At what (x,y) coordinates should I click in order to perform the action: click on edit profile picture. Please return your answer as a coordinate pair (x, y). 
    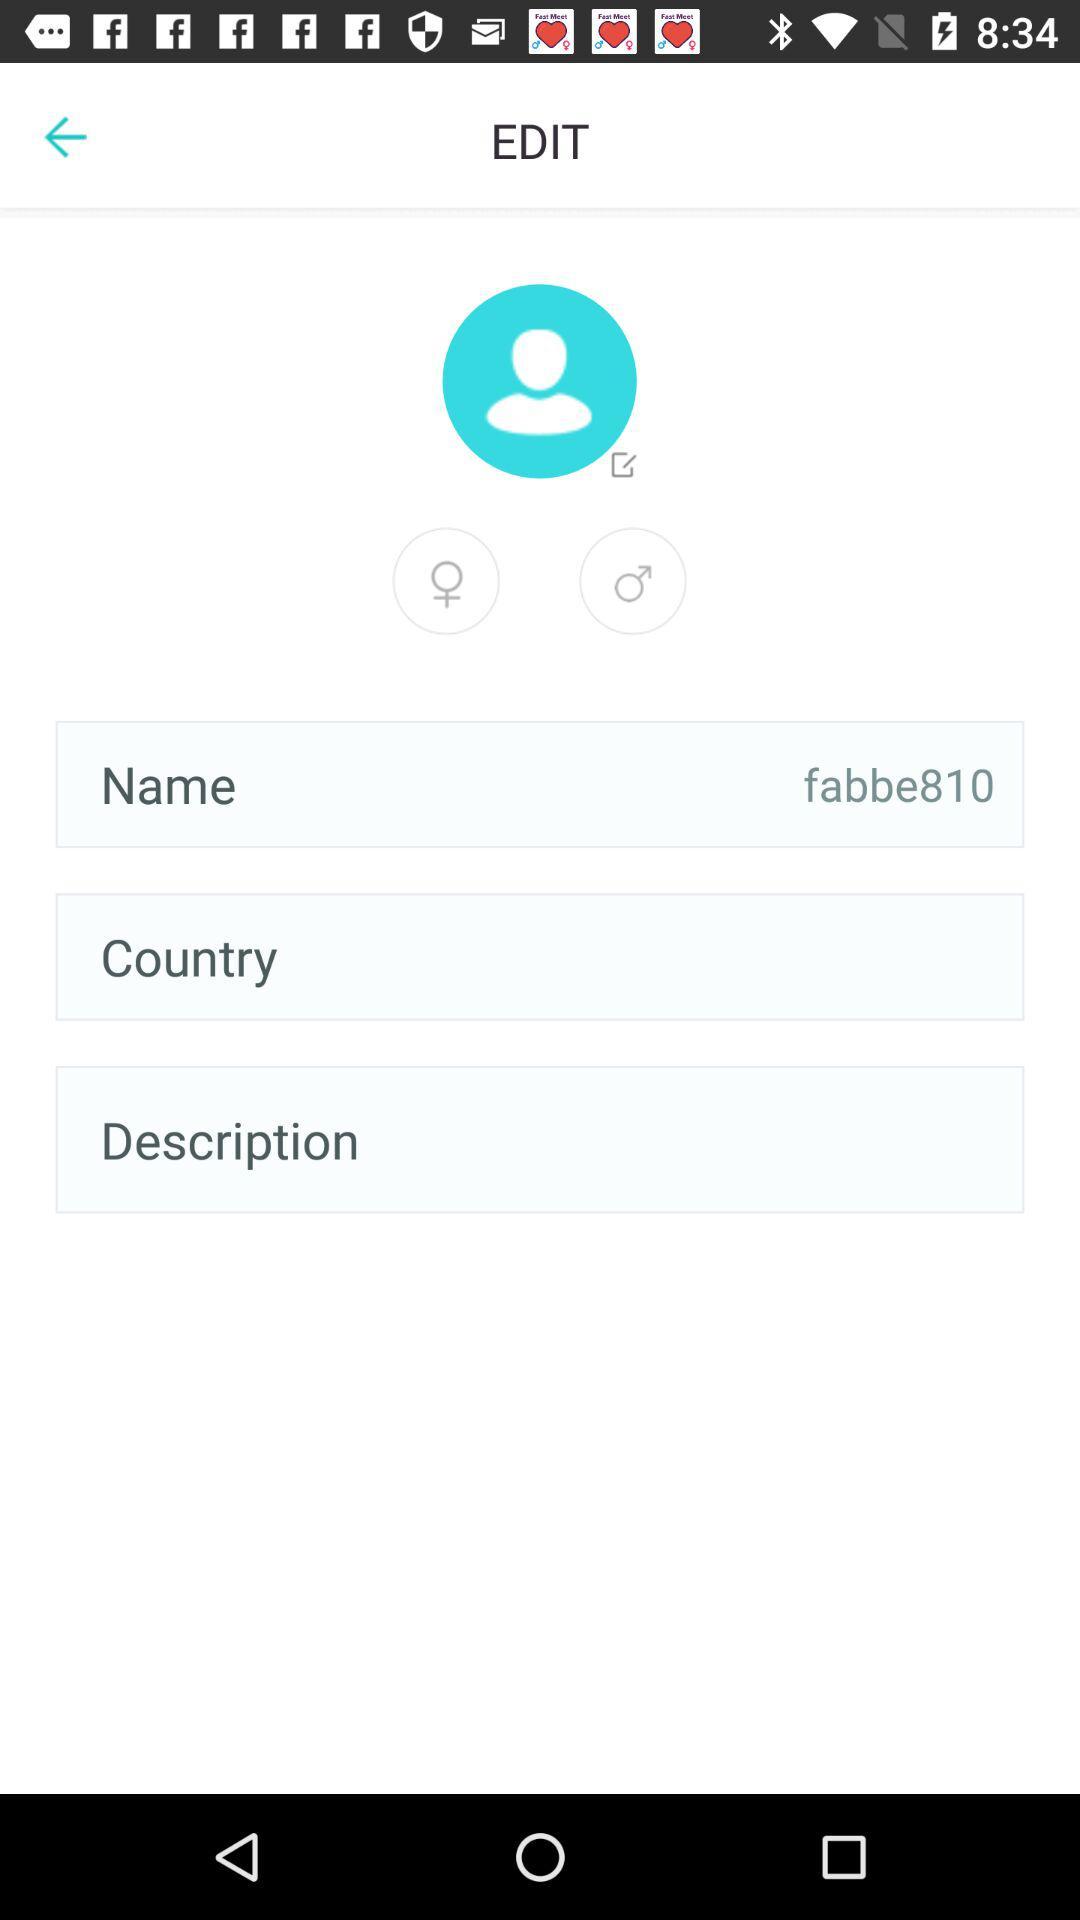
    Looking at the image, I should click on (538, 381).